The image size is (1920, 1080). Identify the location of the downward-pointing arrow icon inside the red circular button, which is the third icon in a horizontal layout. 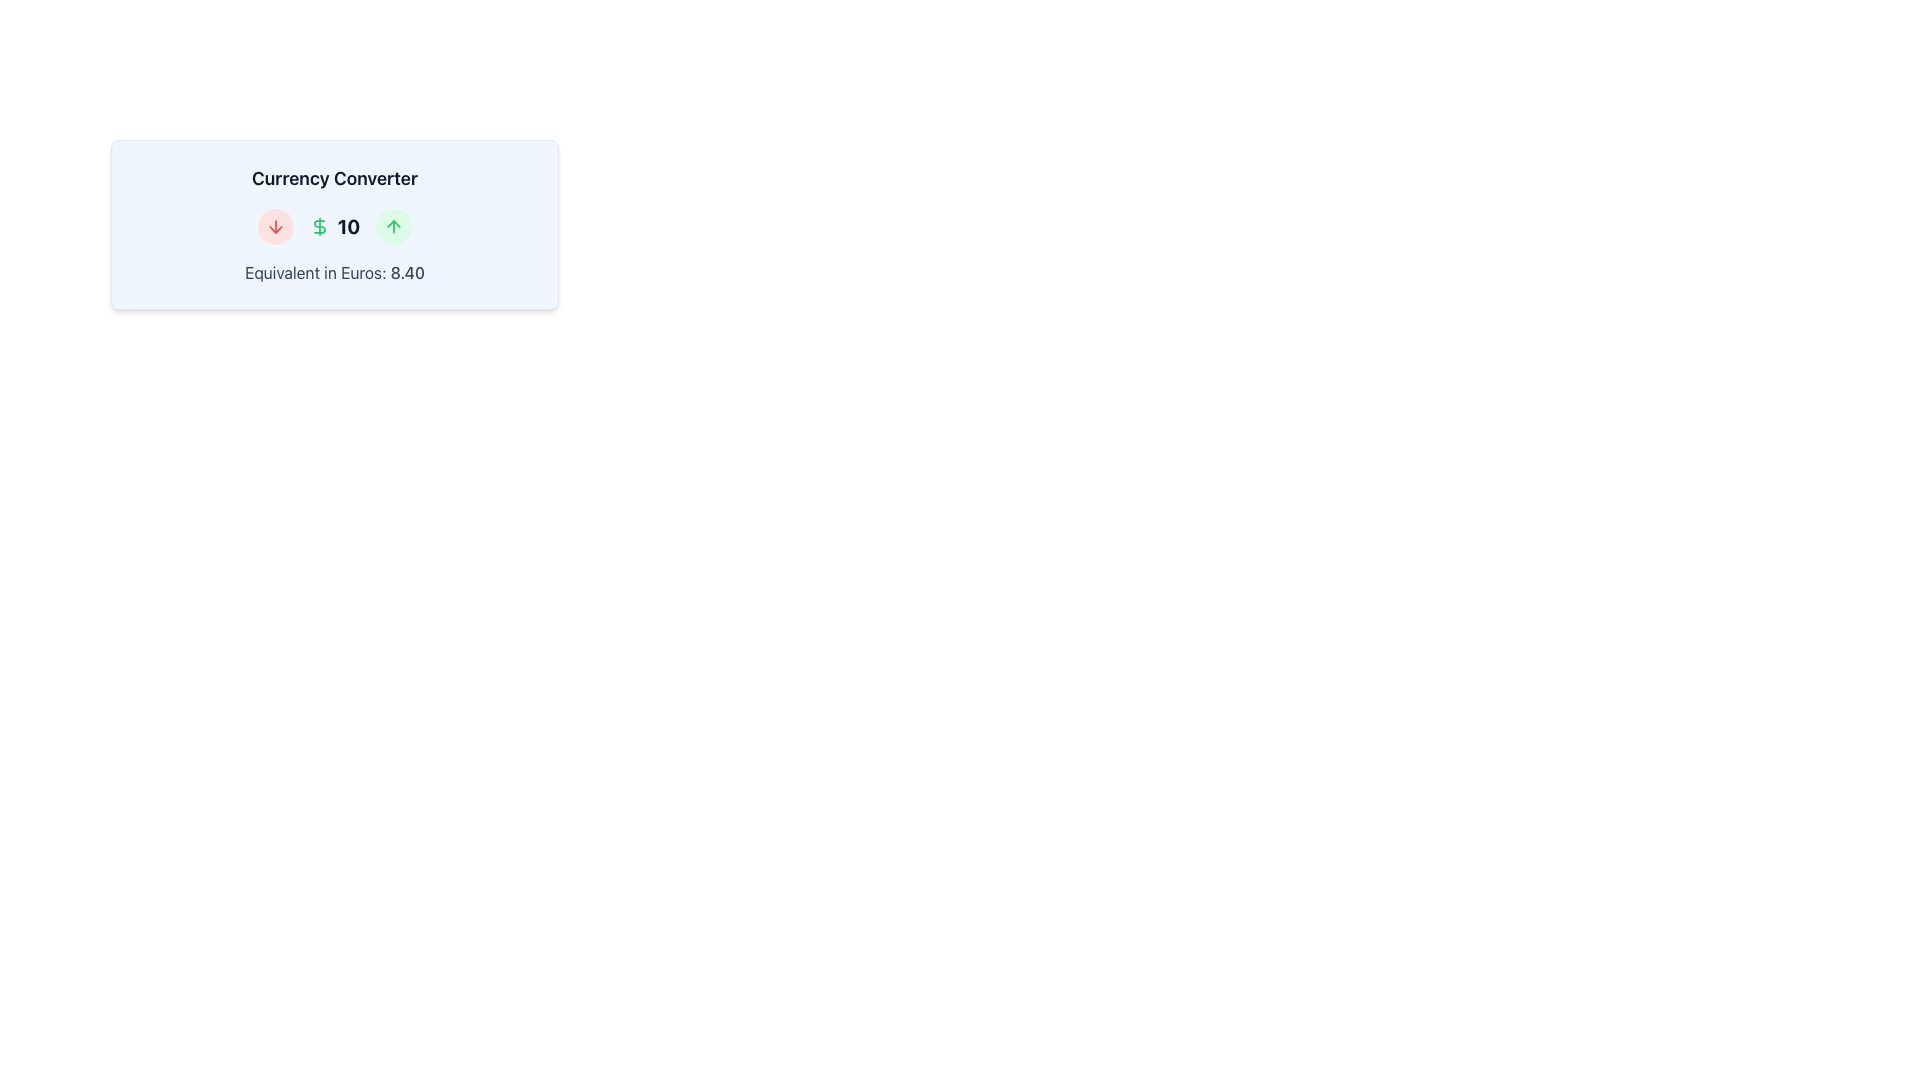
(274, 226).